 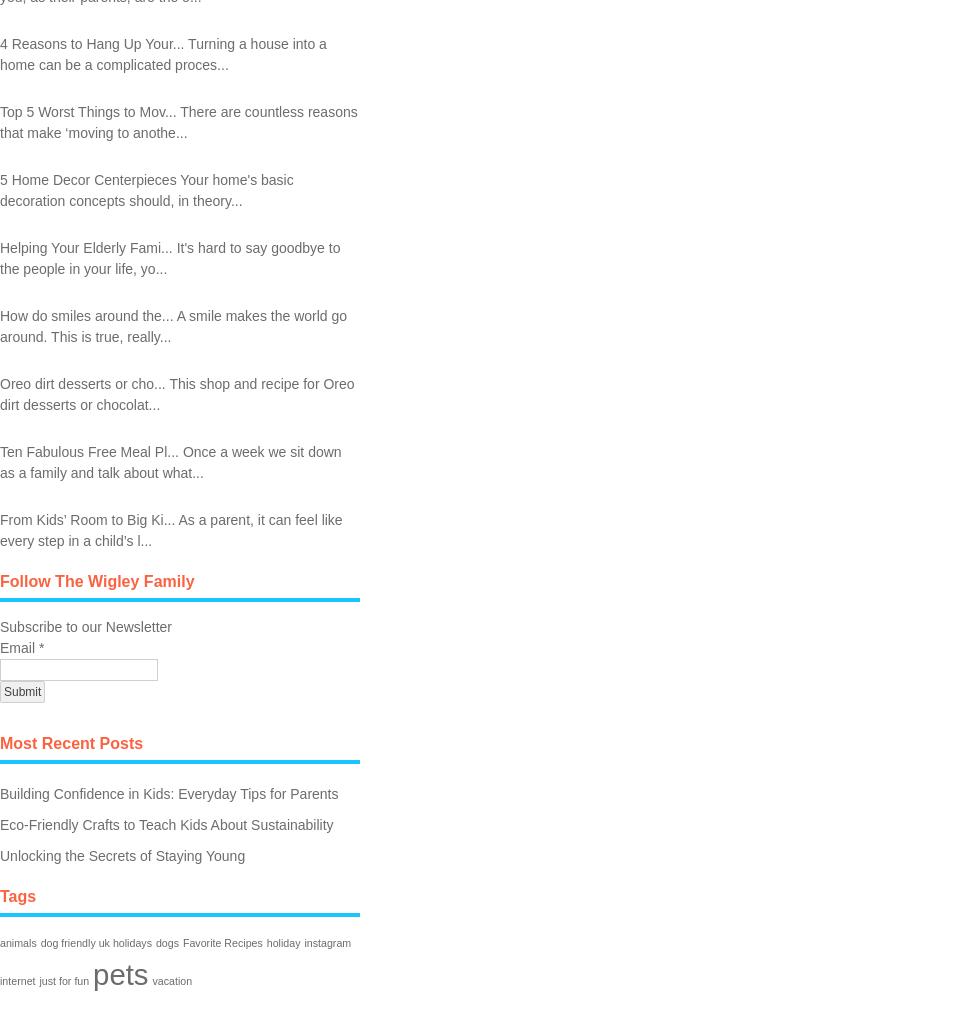 What do you see at coordinates (120, 973) in the screenshot?
I see `'pets'` at bounding box center [120, 973].